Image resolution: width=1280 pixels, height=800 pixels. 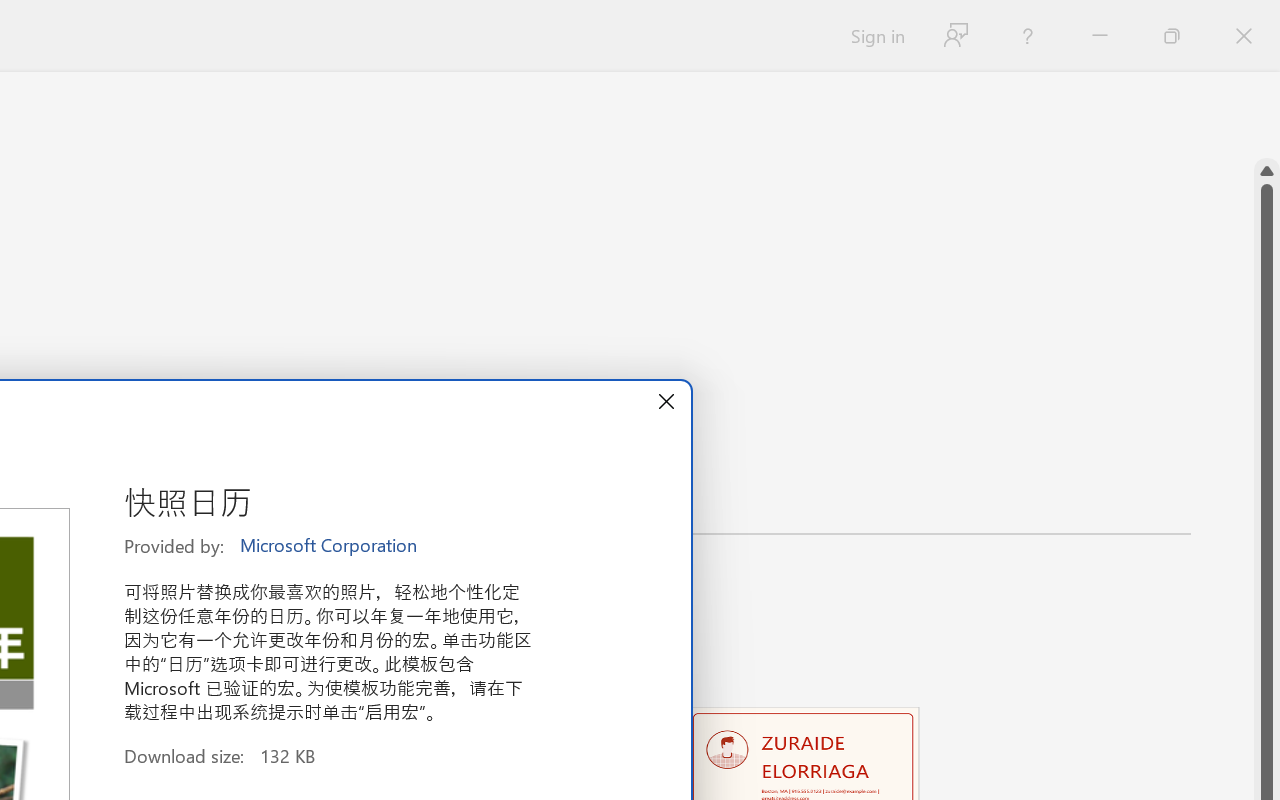 I want to click on 'Line up', so click(x=1266, y=170).